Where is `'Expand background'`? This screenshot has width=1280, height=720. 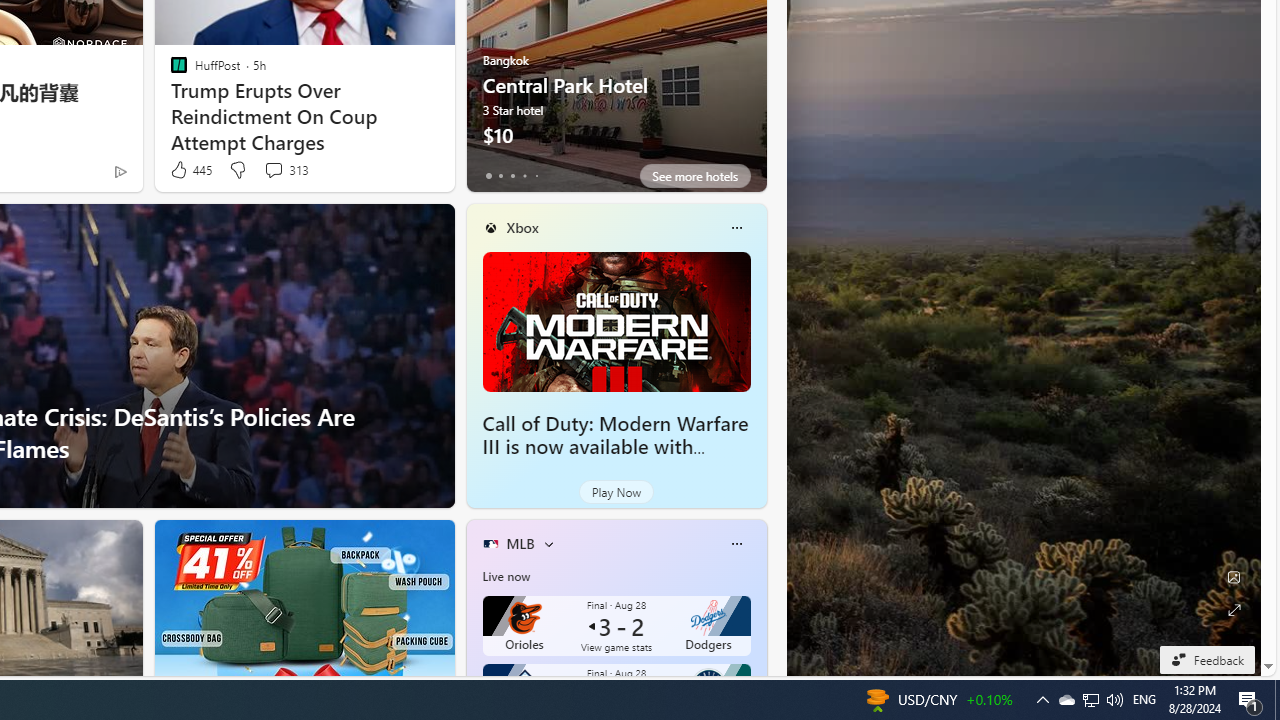 'Expand background' is located at coordinates (1232, 609).